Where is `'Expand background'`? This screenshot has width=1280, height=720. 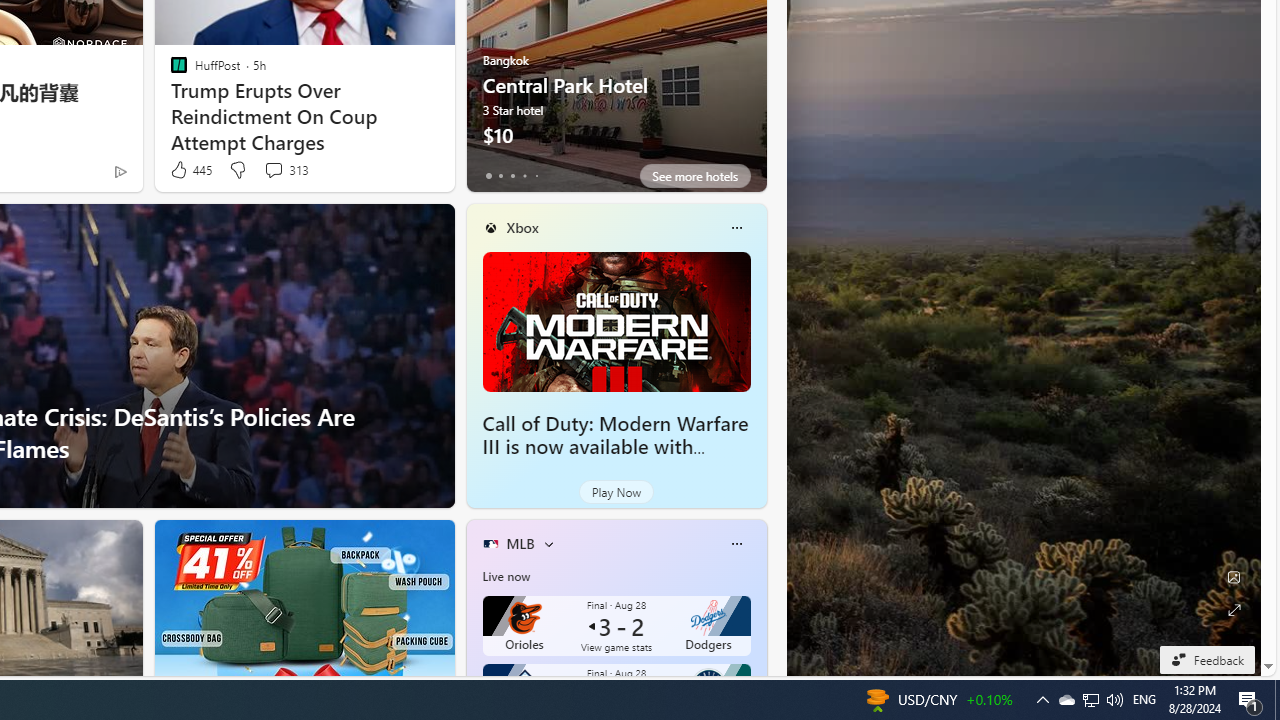 'Expand background' is located at coordinates (1232, 609).